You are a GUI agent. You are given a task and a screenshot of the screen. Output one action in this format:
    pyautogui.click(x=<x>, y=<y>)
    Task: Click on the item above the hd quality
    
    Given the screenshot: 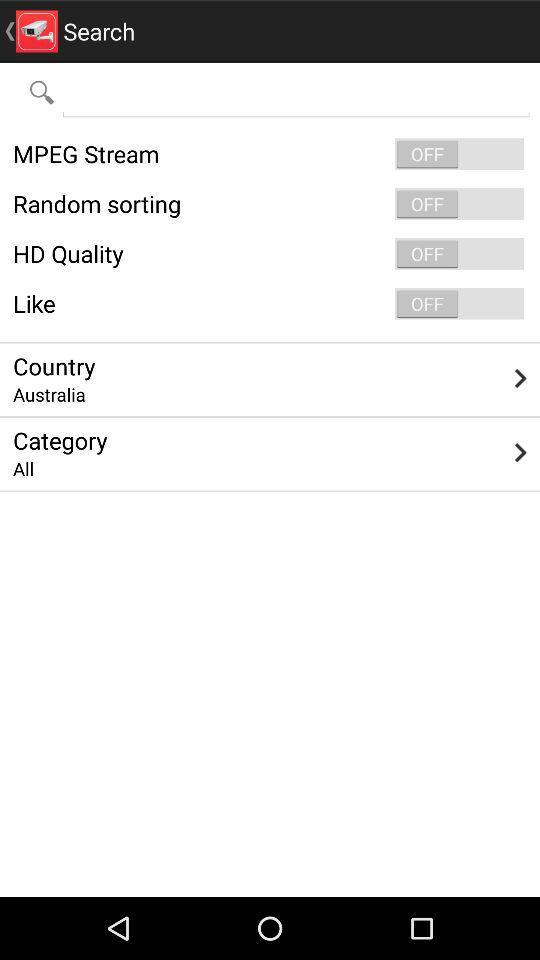 What is the action you would take?
    pyautogui.click(x=270, y=204)
    